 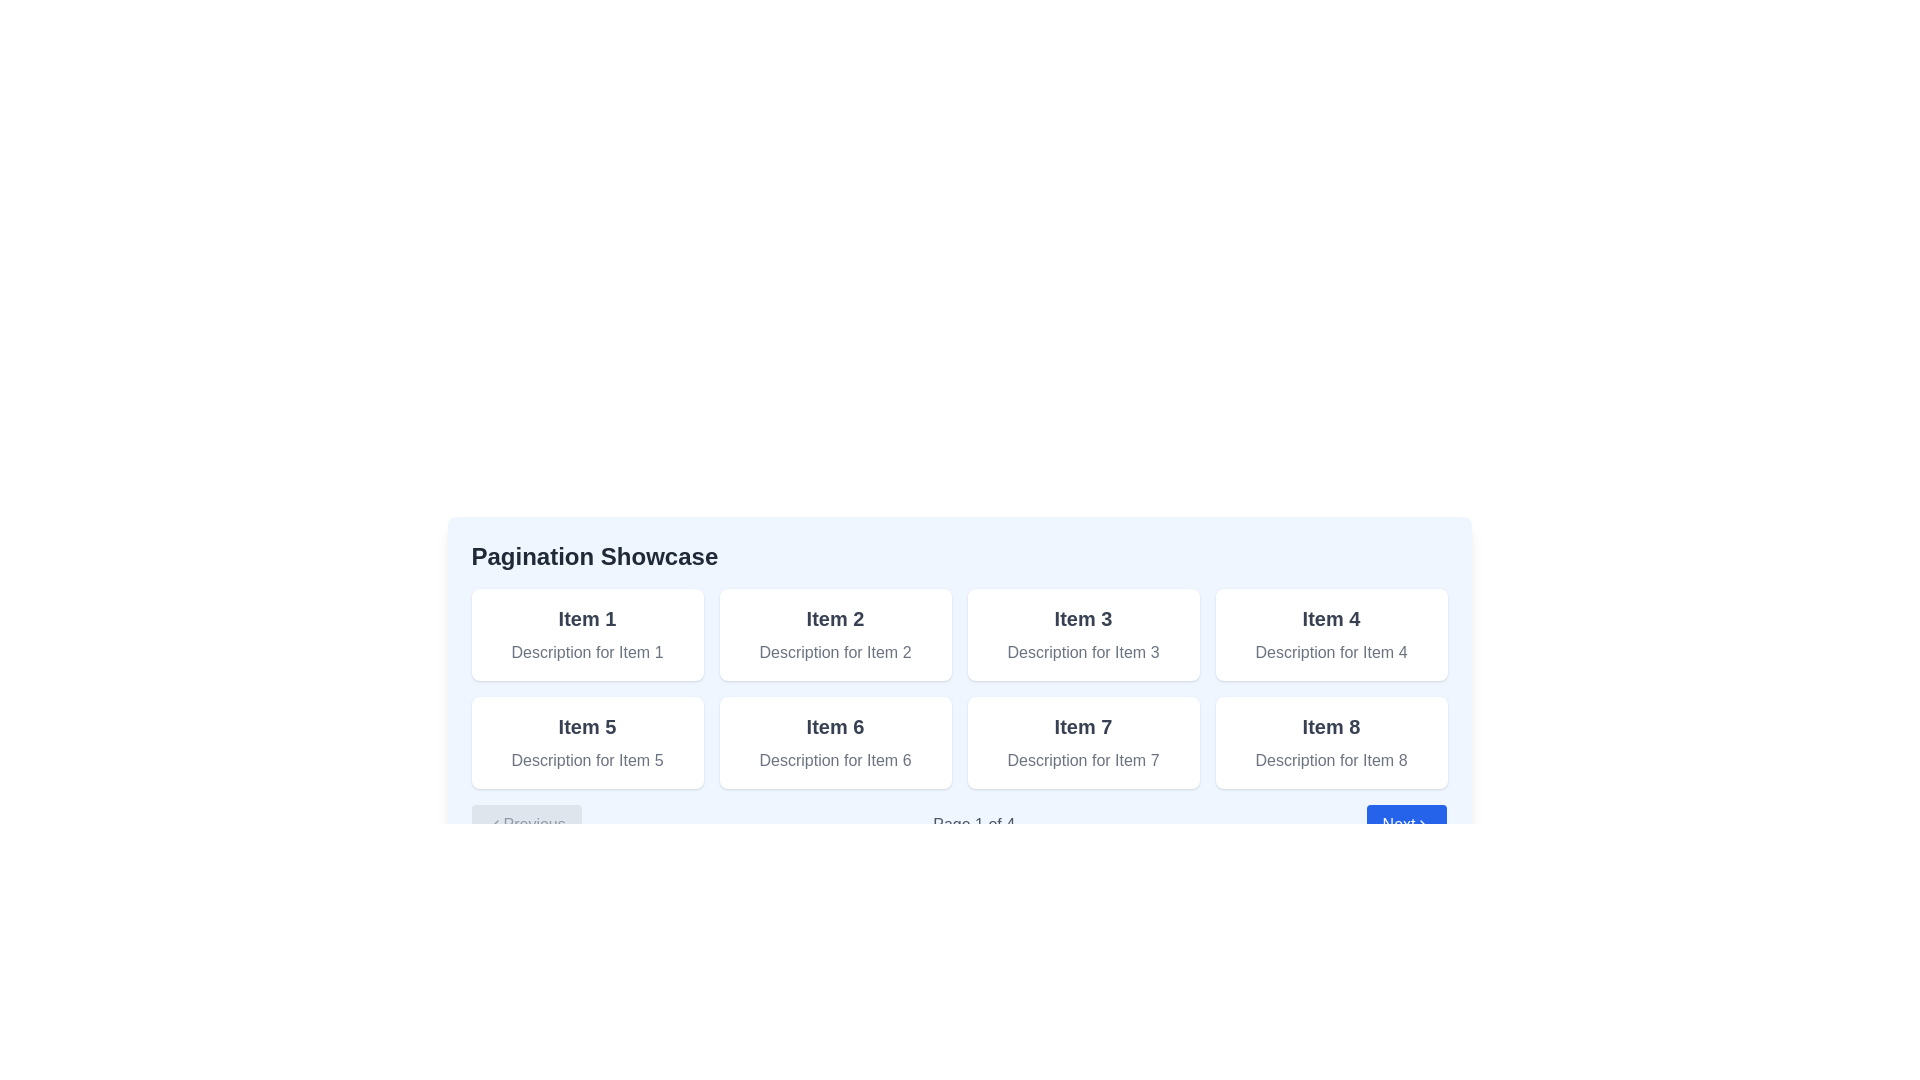 I want to click on the Card element displaying 'Item 7' with a white background and shadow effect, located in the second row and third column of a 4x2 grid layout, so click(x=1082, y=743).